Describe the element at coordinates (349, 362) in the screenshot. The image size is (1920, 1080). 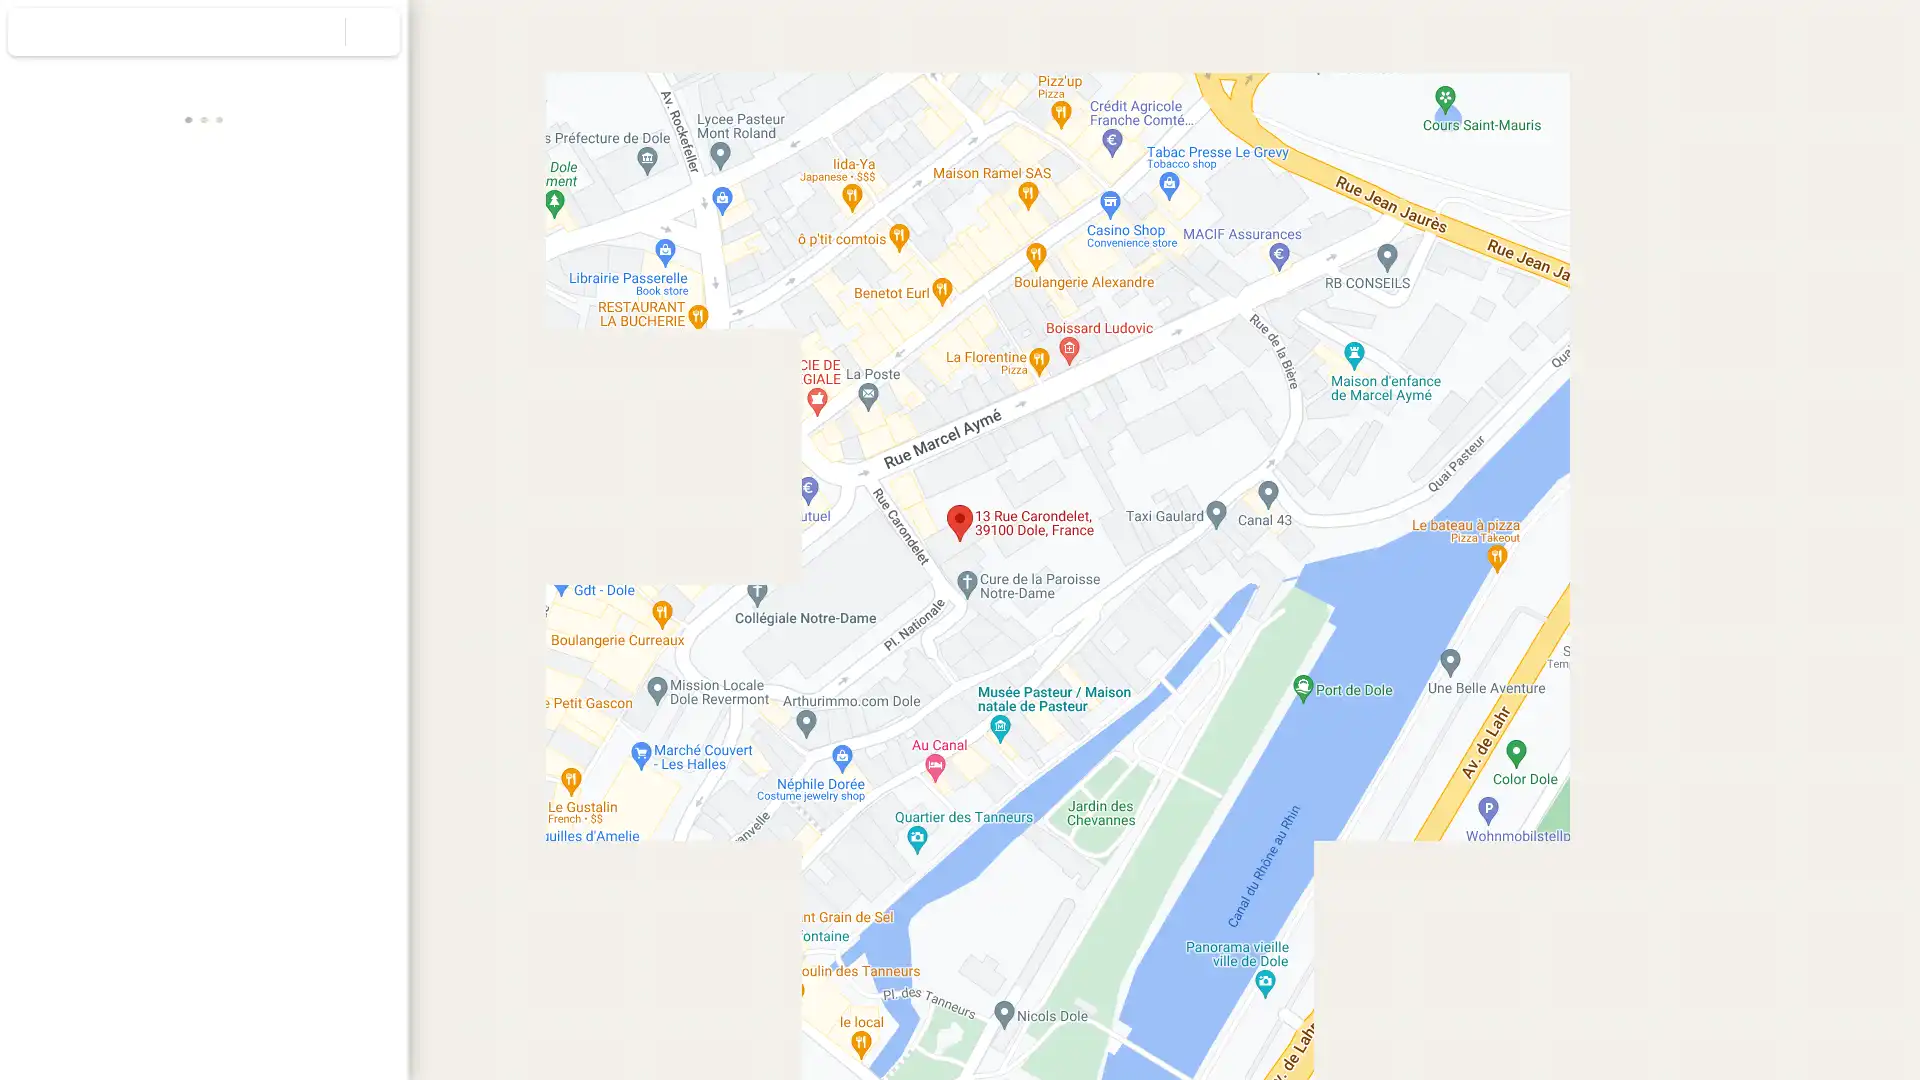
I see `Share 13 Rue Carondelet` at that location.